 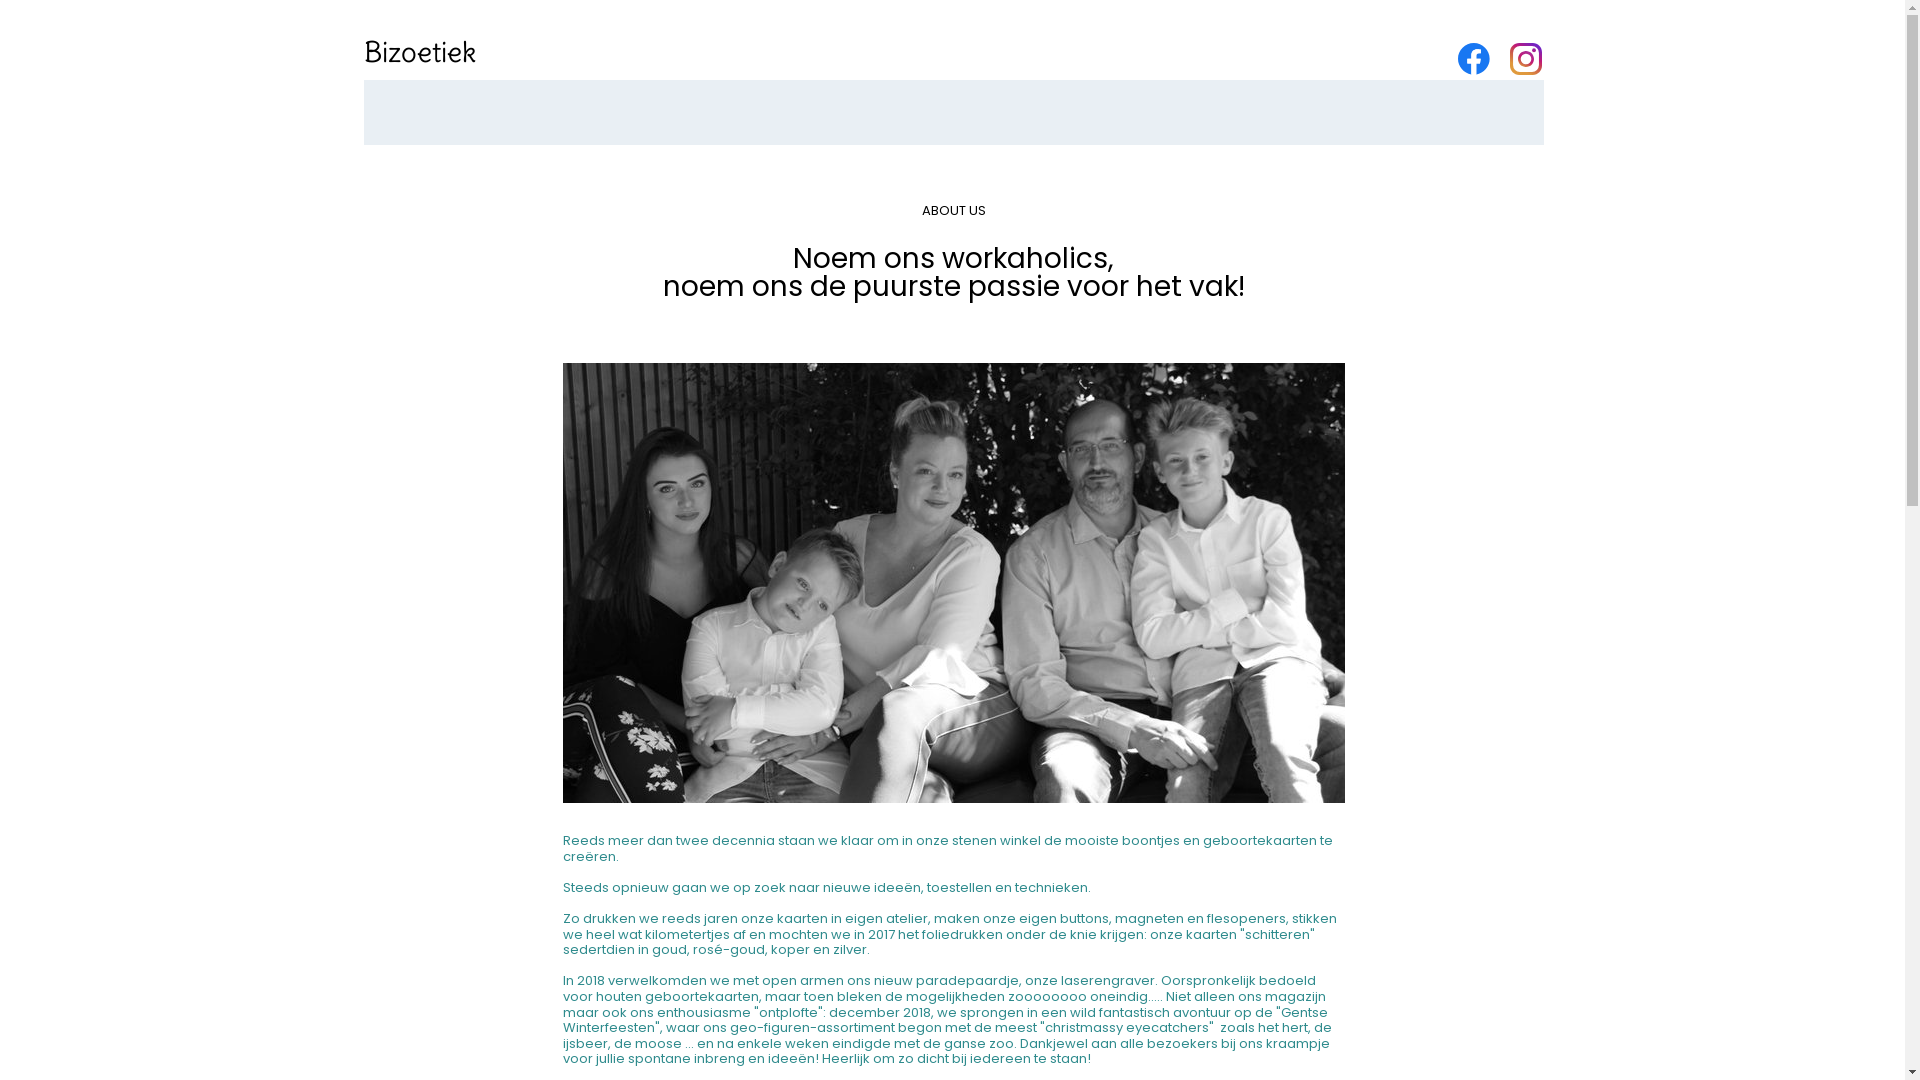 What do you see at coordinates (364, 50) in the screenshot?
I see `'Bizoetiek'` at bounding box center [364, 50].